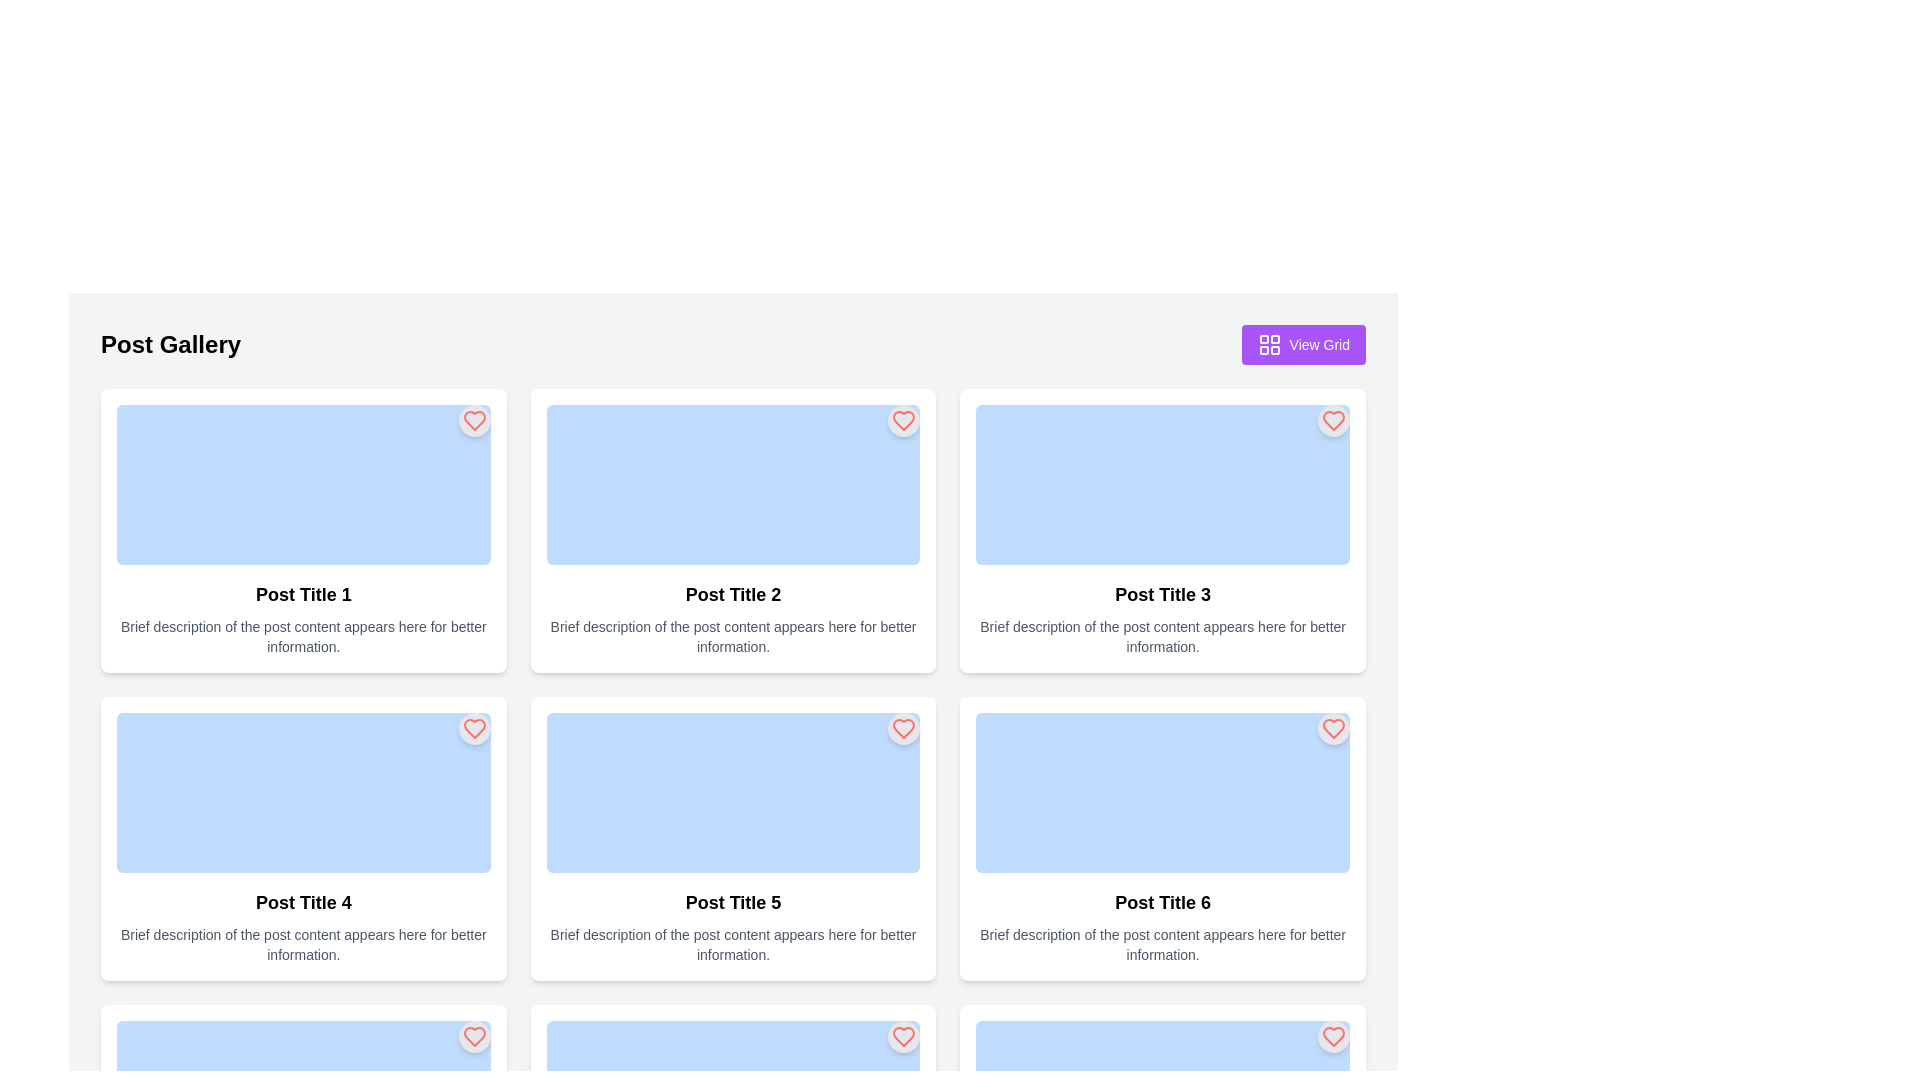 The width and height of the screenshot is (1920, 1080). I want to click on the like button located at the top-right corner of the 'Post Title 6' card, so click(1334, 729).